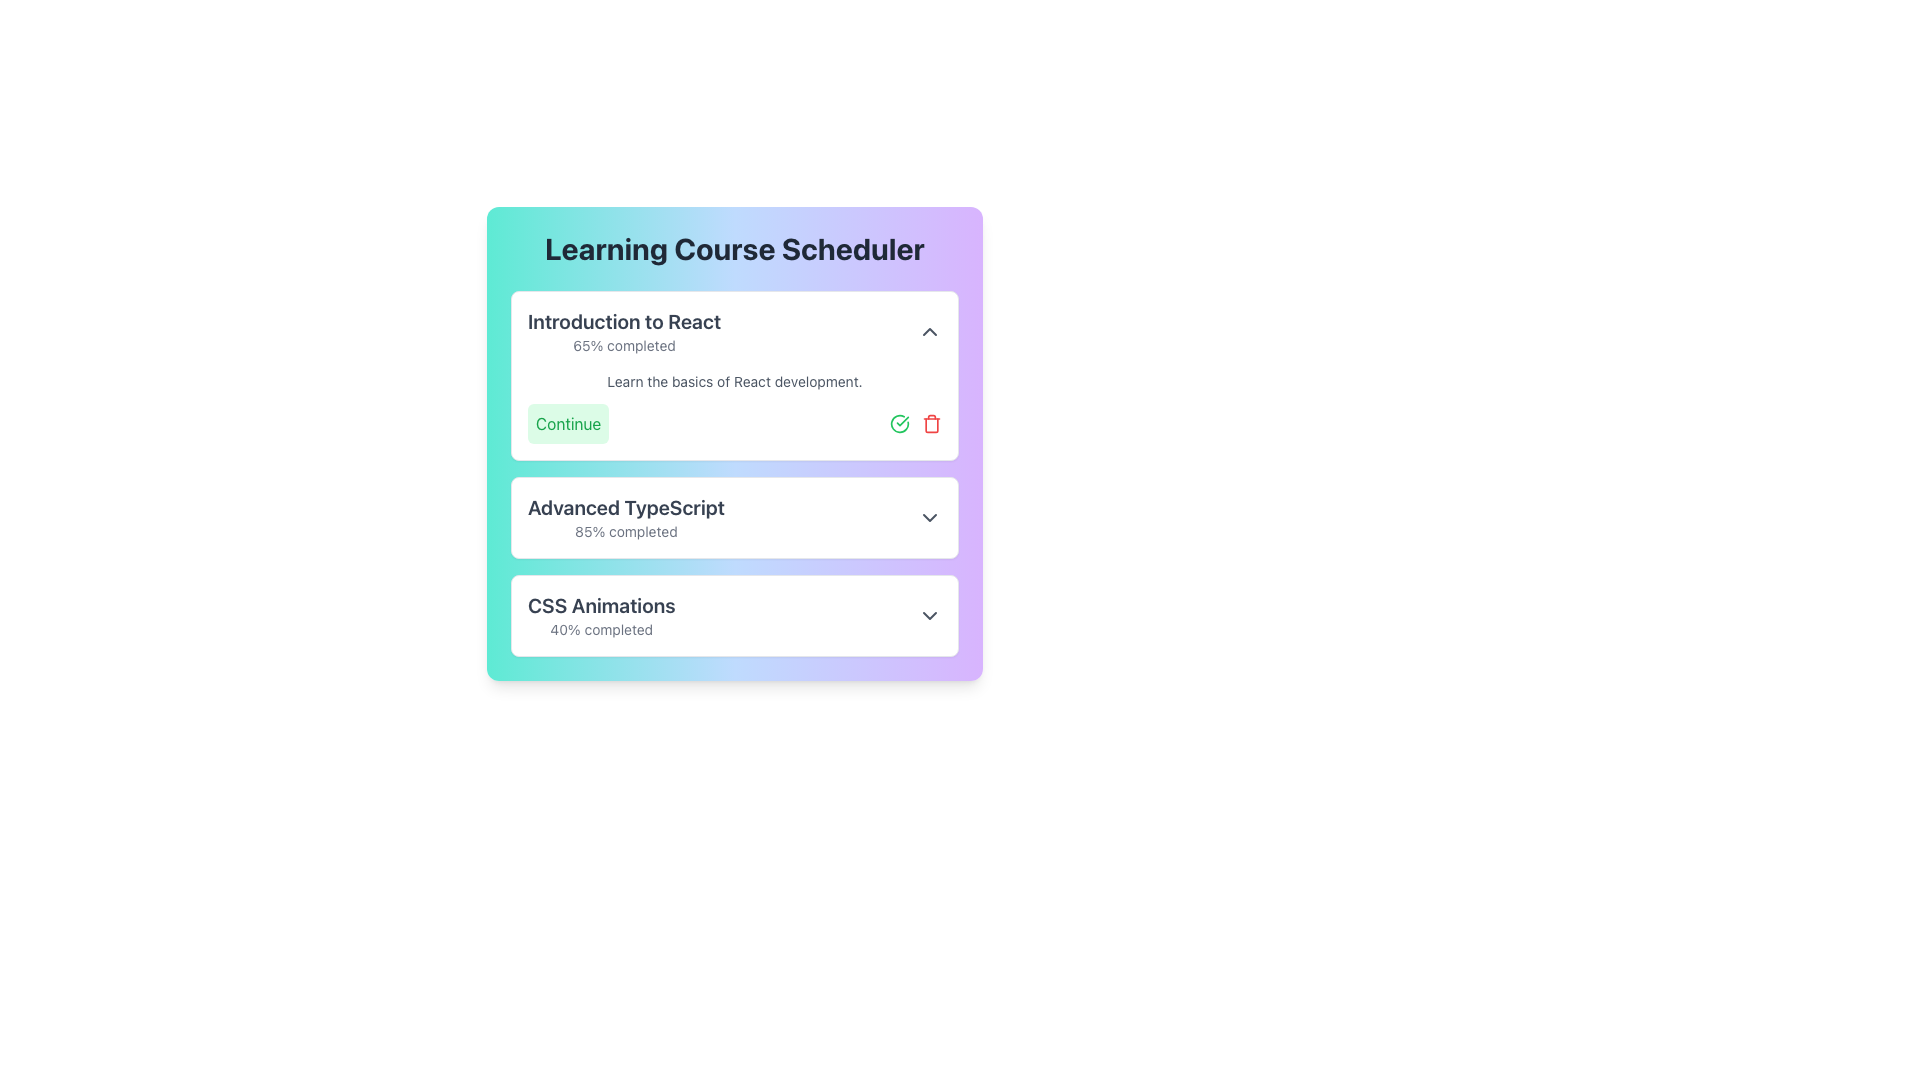  Describe the element at coordinates (733, 615) in the screenshot. I see `the Interactive summary entry titled 'CSS Animations'` at that location.